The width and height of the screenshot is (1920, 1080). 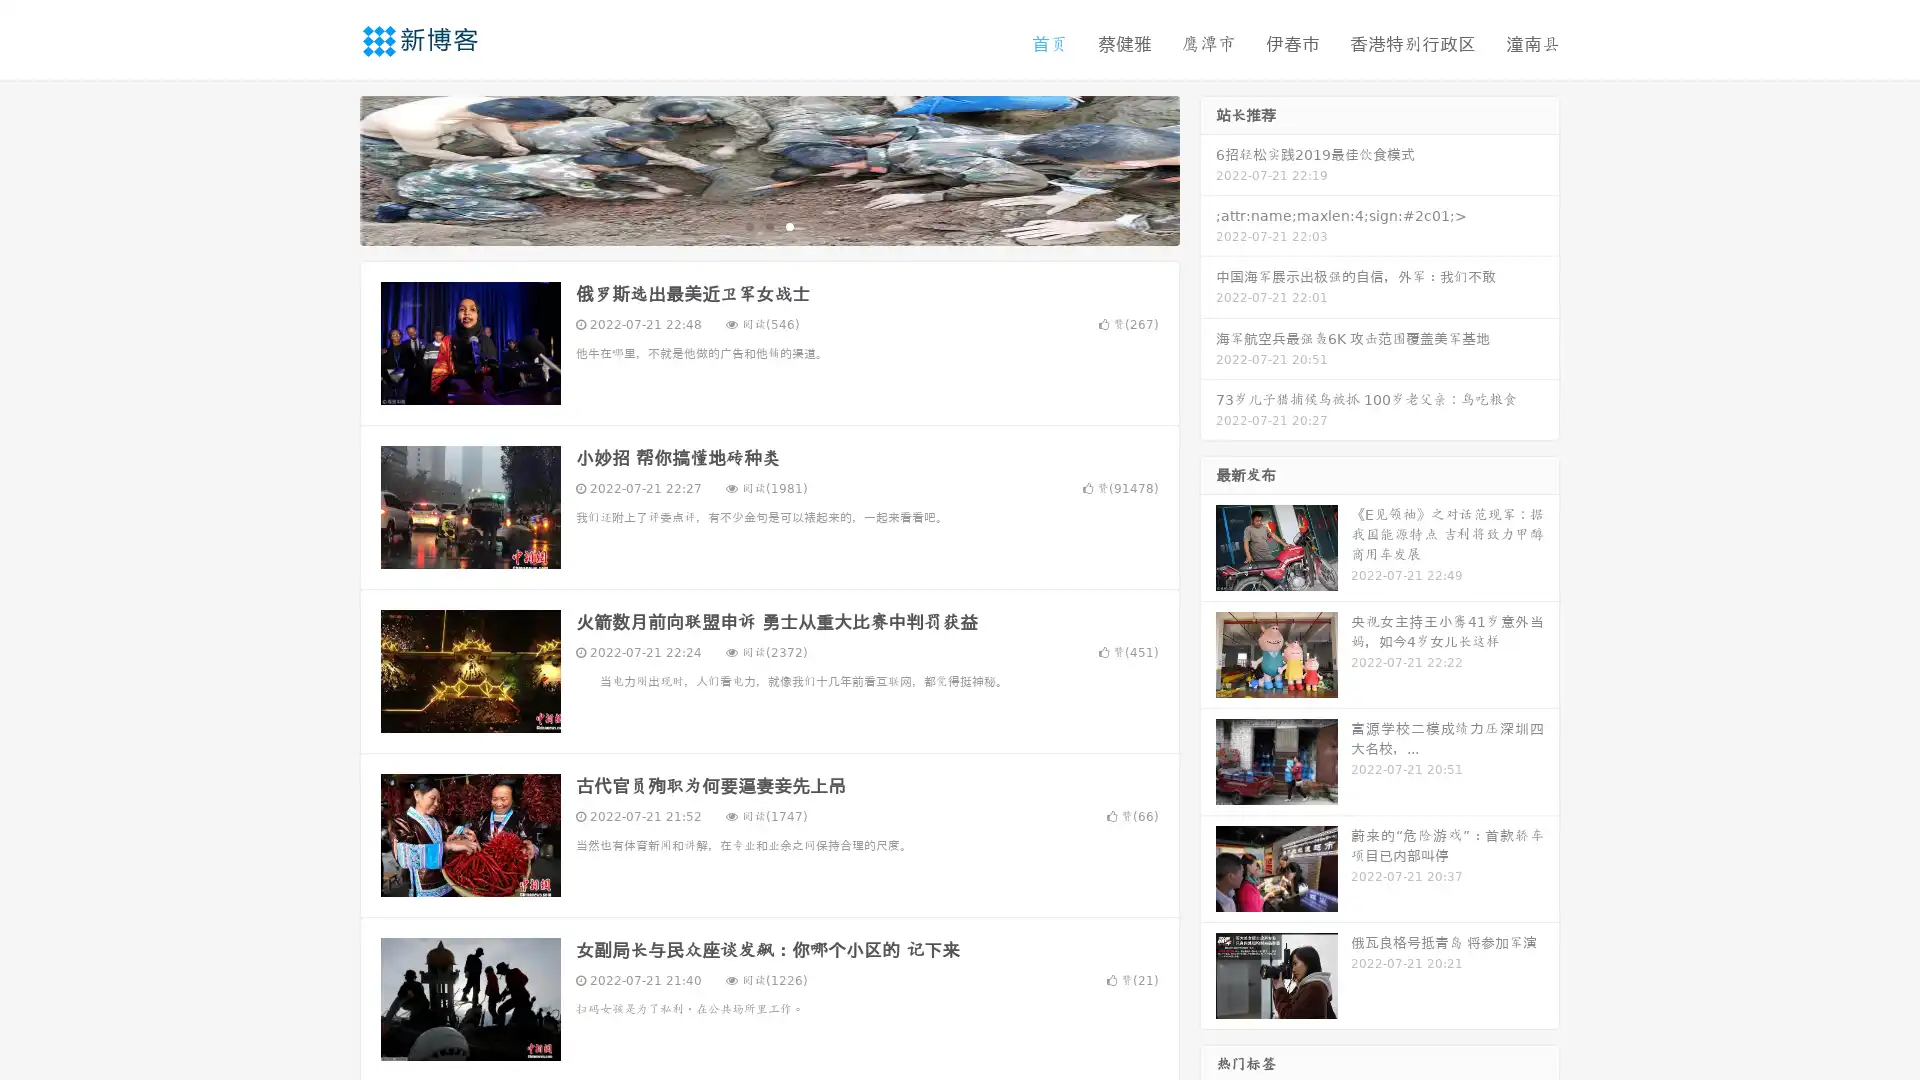 What do you see at coordinates (330, 168) in the screenshot?
I see `Previous slide` at bounding box center [330, 168].